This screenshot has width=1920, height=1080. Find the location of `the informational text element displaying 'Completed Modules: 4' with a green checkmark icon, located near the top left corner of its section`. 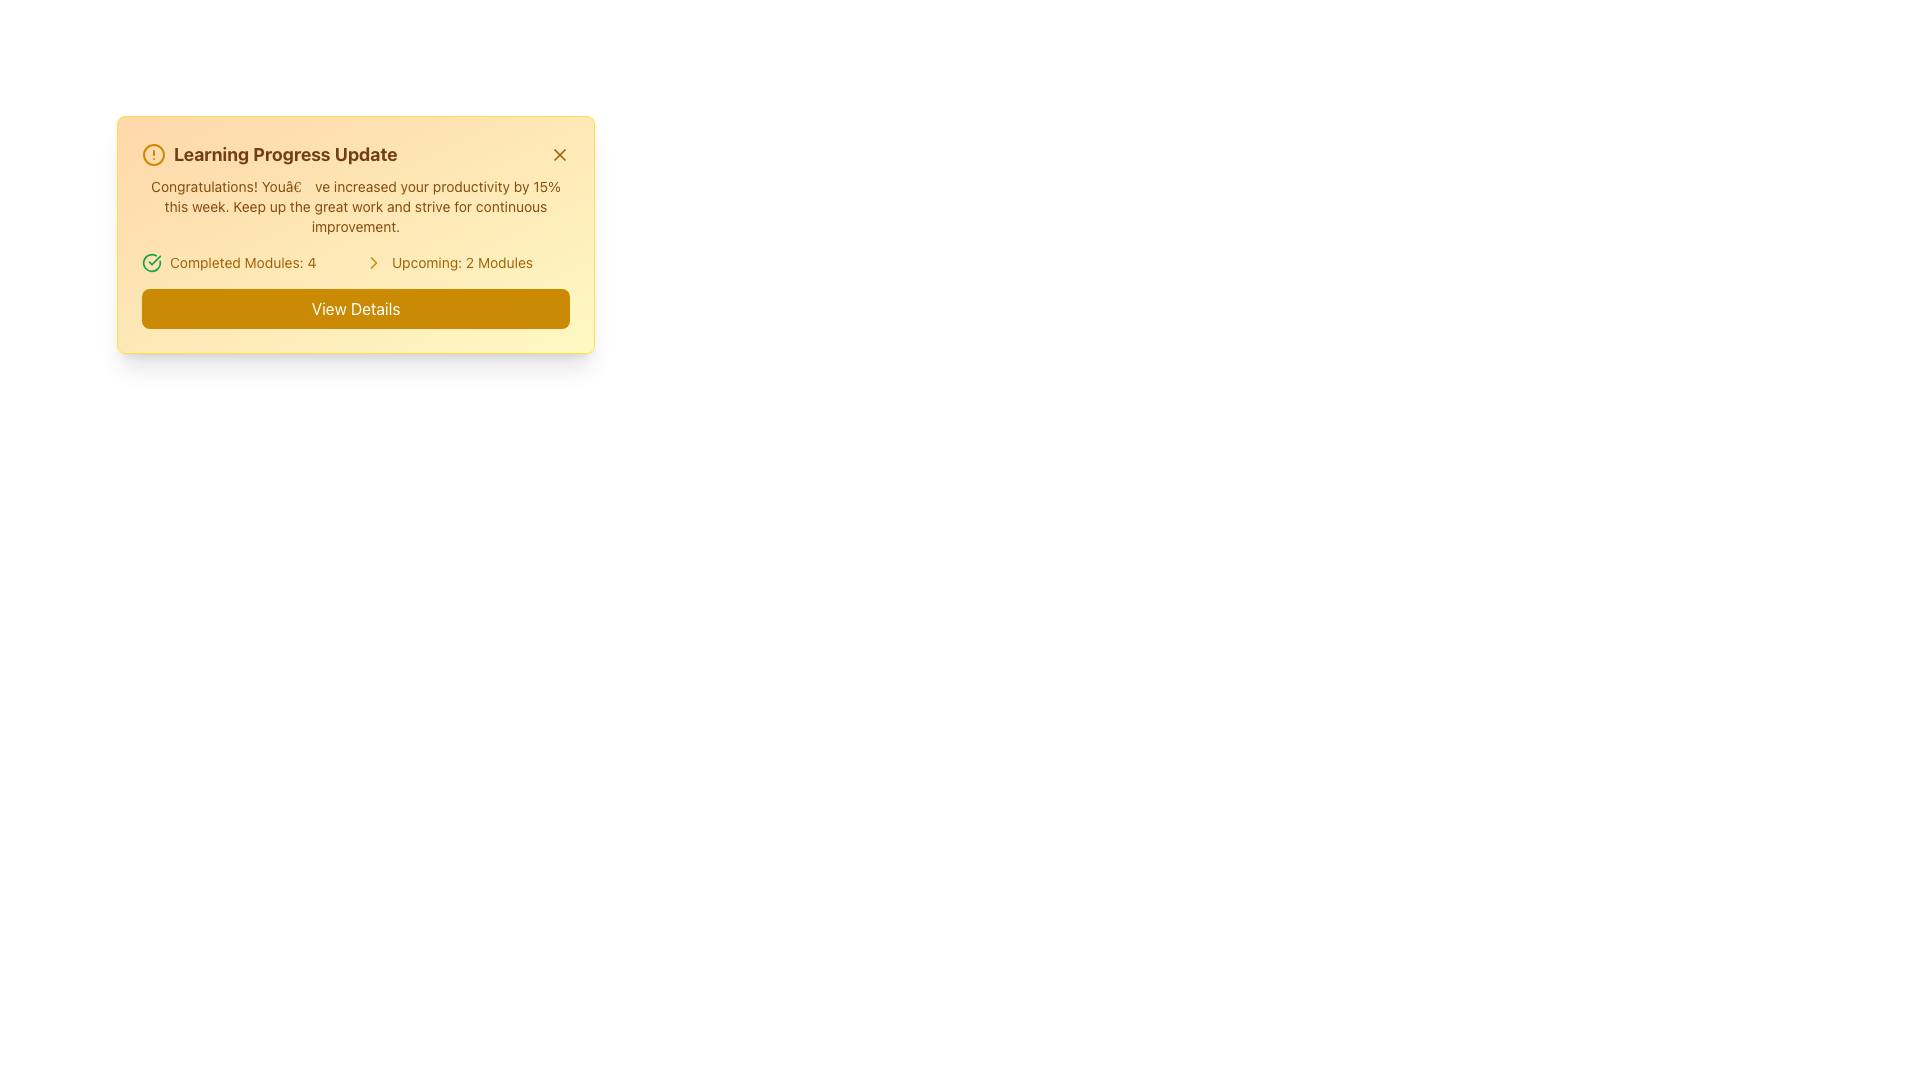

the informational text element displaying 'Completed Modules: 4' with a green checkmark icon, located near the top left corner of its section is located at coordinates (243, 261).